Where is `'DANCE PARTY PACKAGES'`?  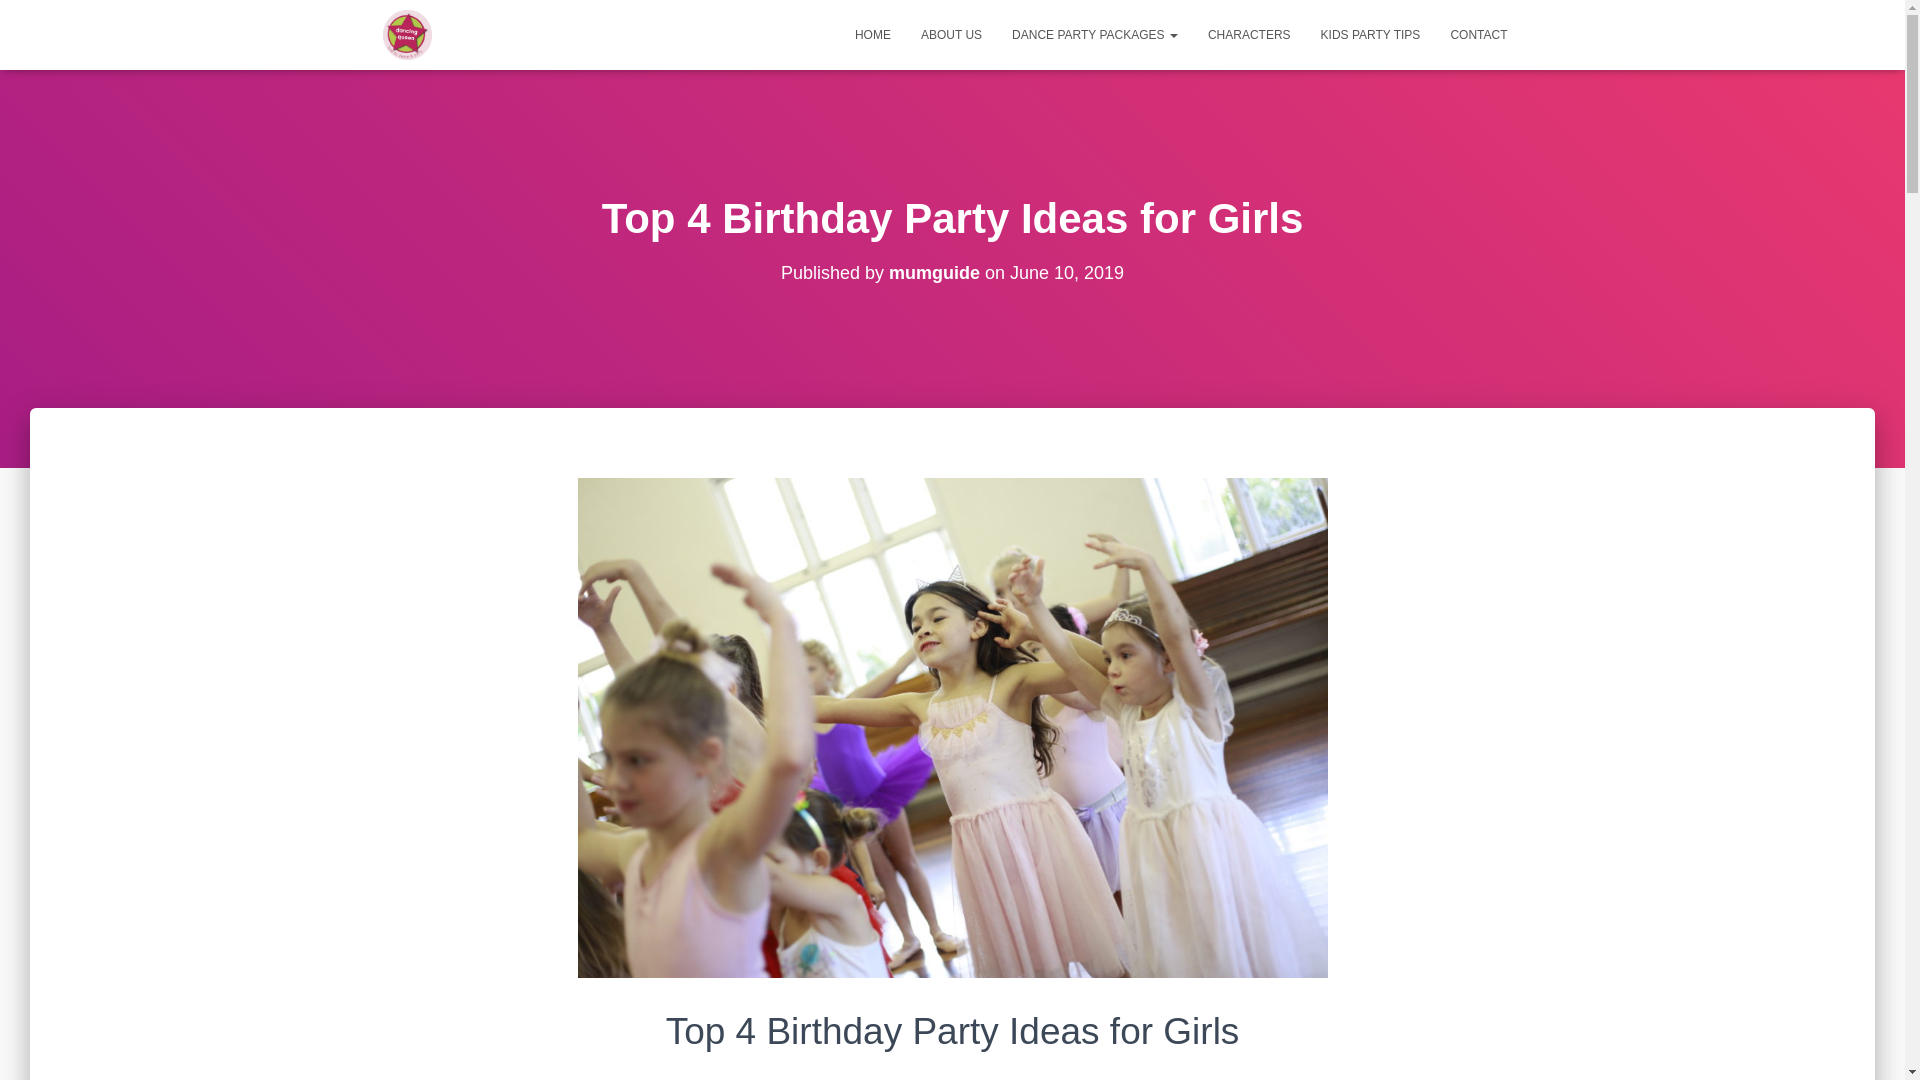
'DANCE PARTY PACKAGES' is located at coordinates (1093, 34).